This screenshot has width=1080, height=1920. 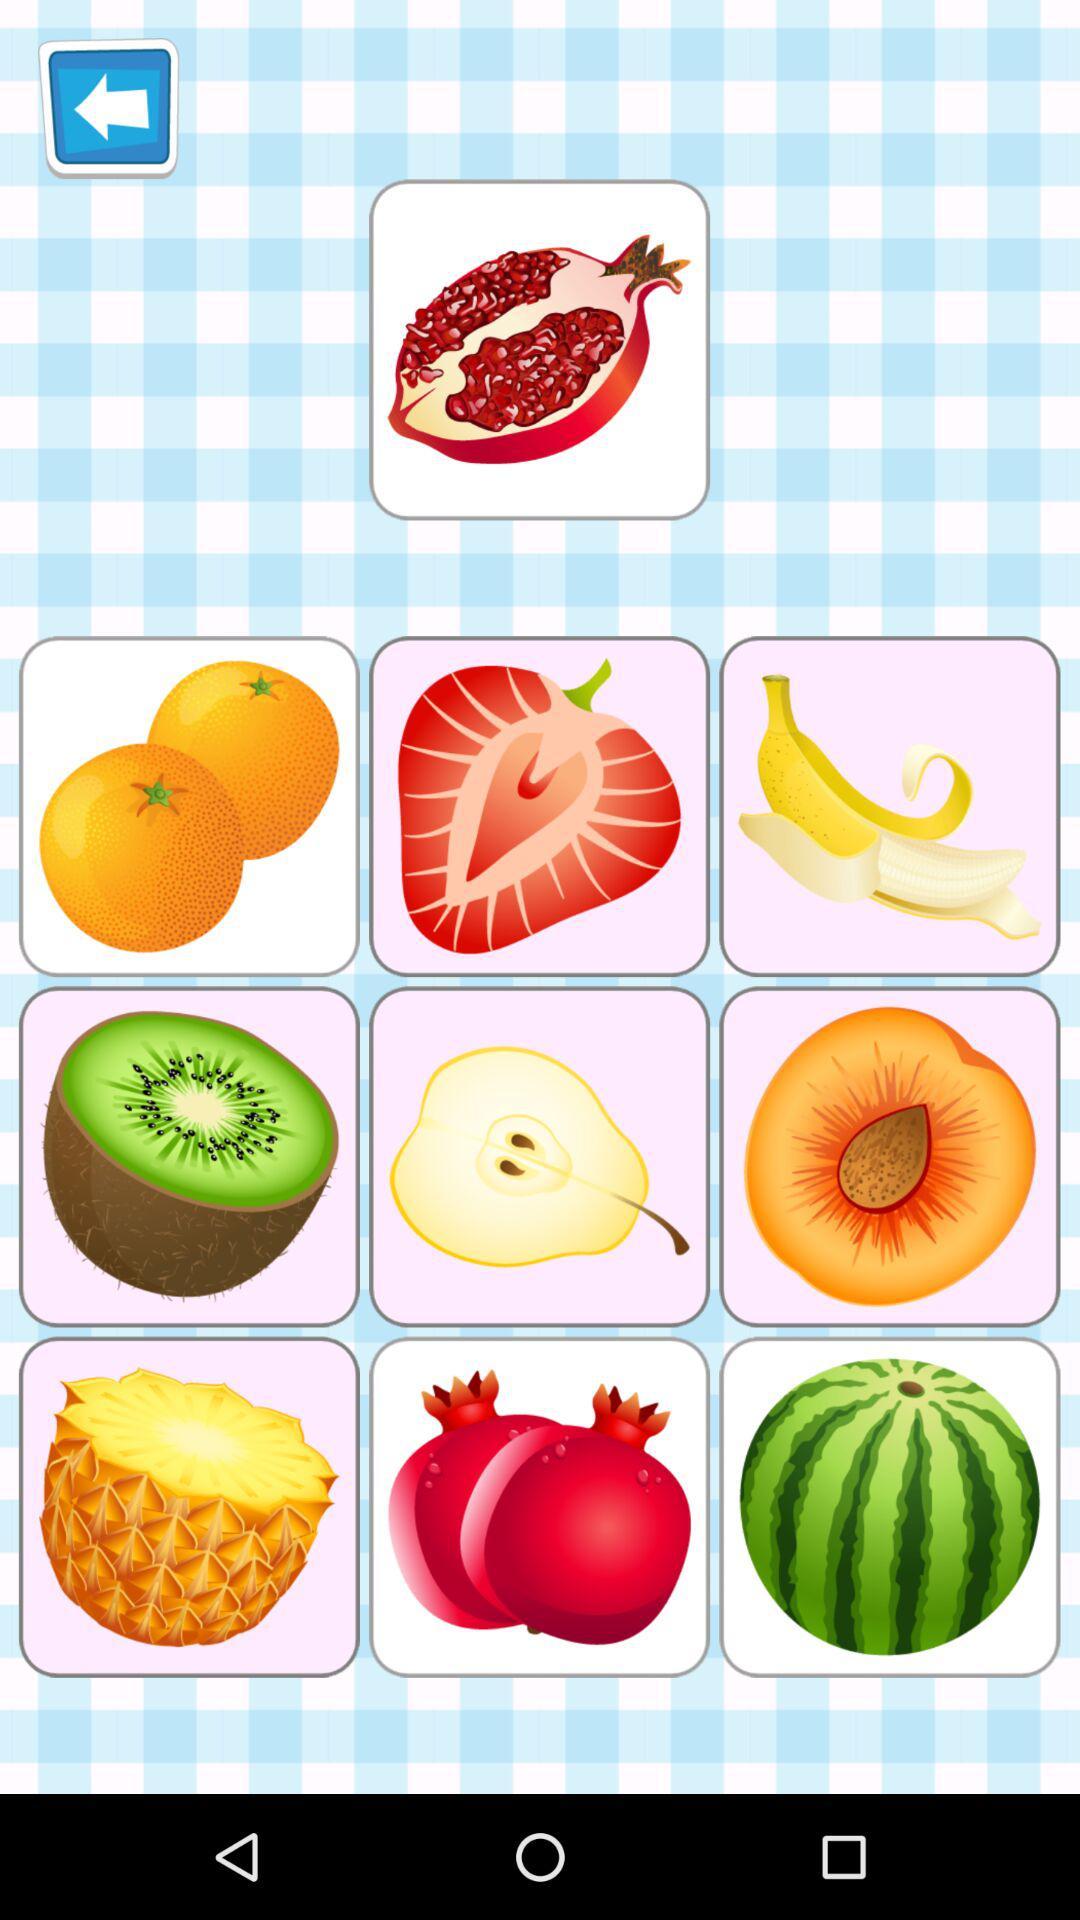 I want to click on what fruit to match, so click(x=538, y=349).